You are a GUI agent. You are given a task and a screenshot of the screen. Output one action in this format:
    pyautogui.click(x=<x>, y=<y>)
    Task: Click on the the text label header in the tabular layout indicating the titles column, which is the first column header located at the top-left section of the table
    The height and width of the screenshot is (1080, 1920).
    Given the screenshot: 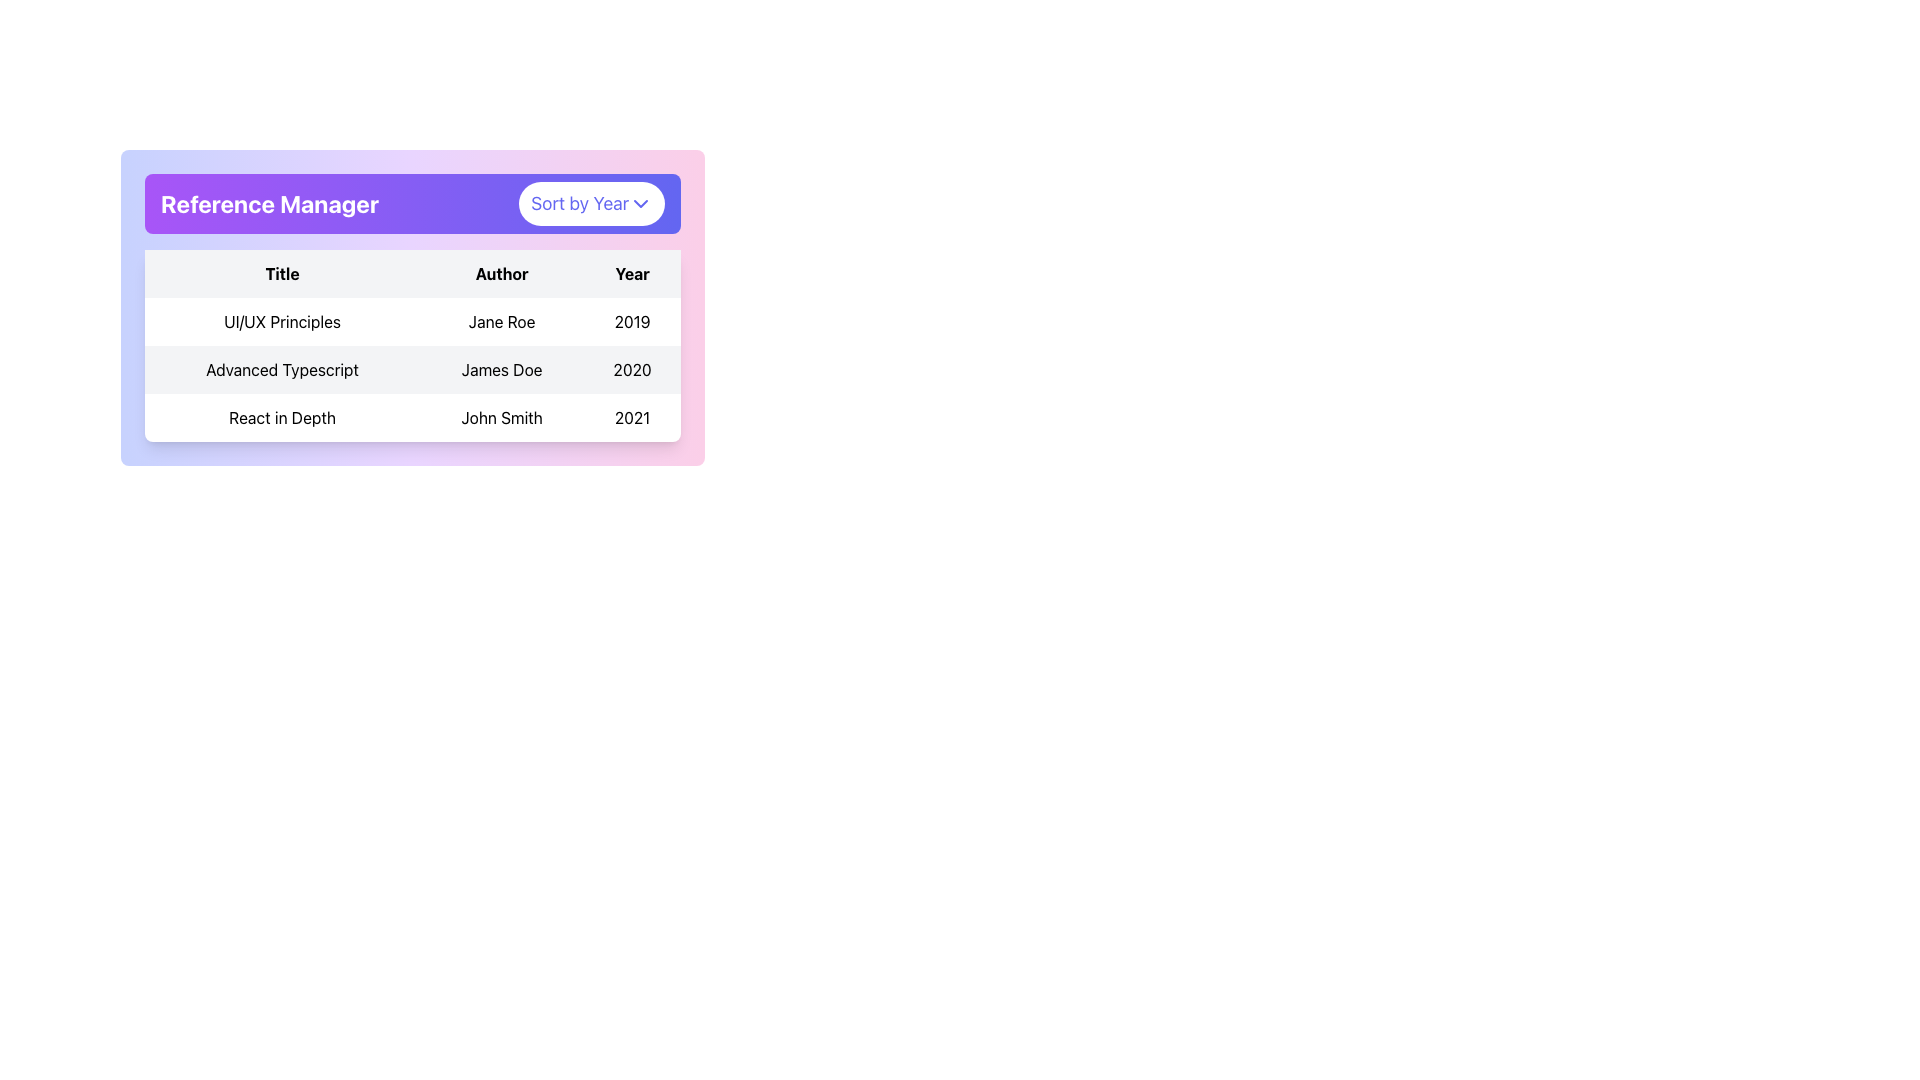 What is the action you would take?
    pyautogui.click(x=281, y=273)
    